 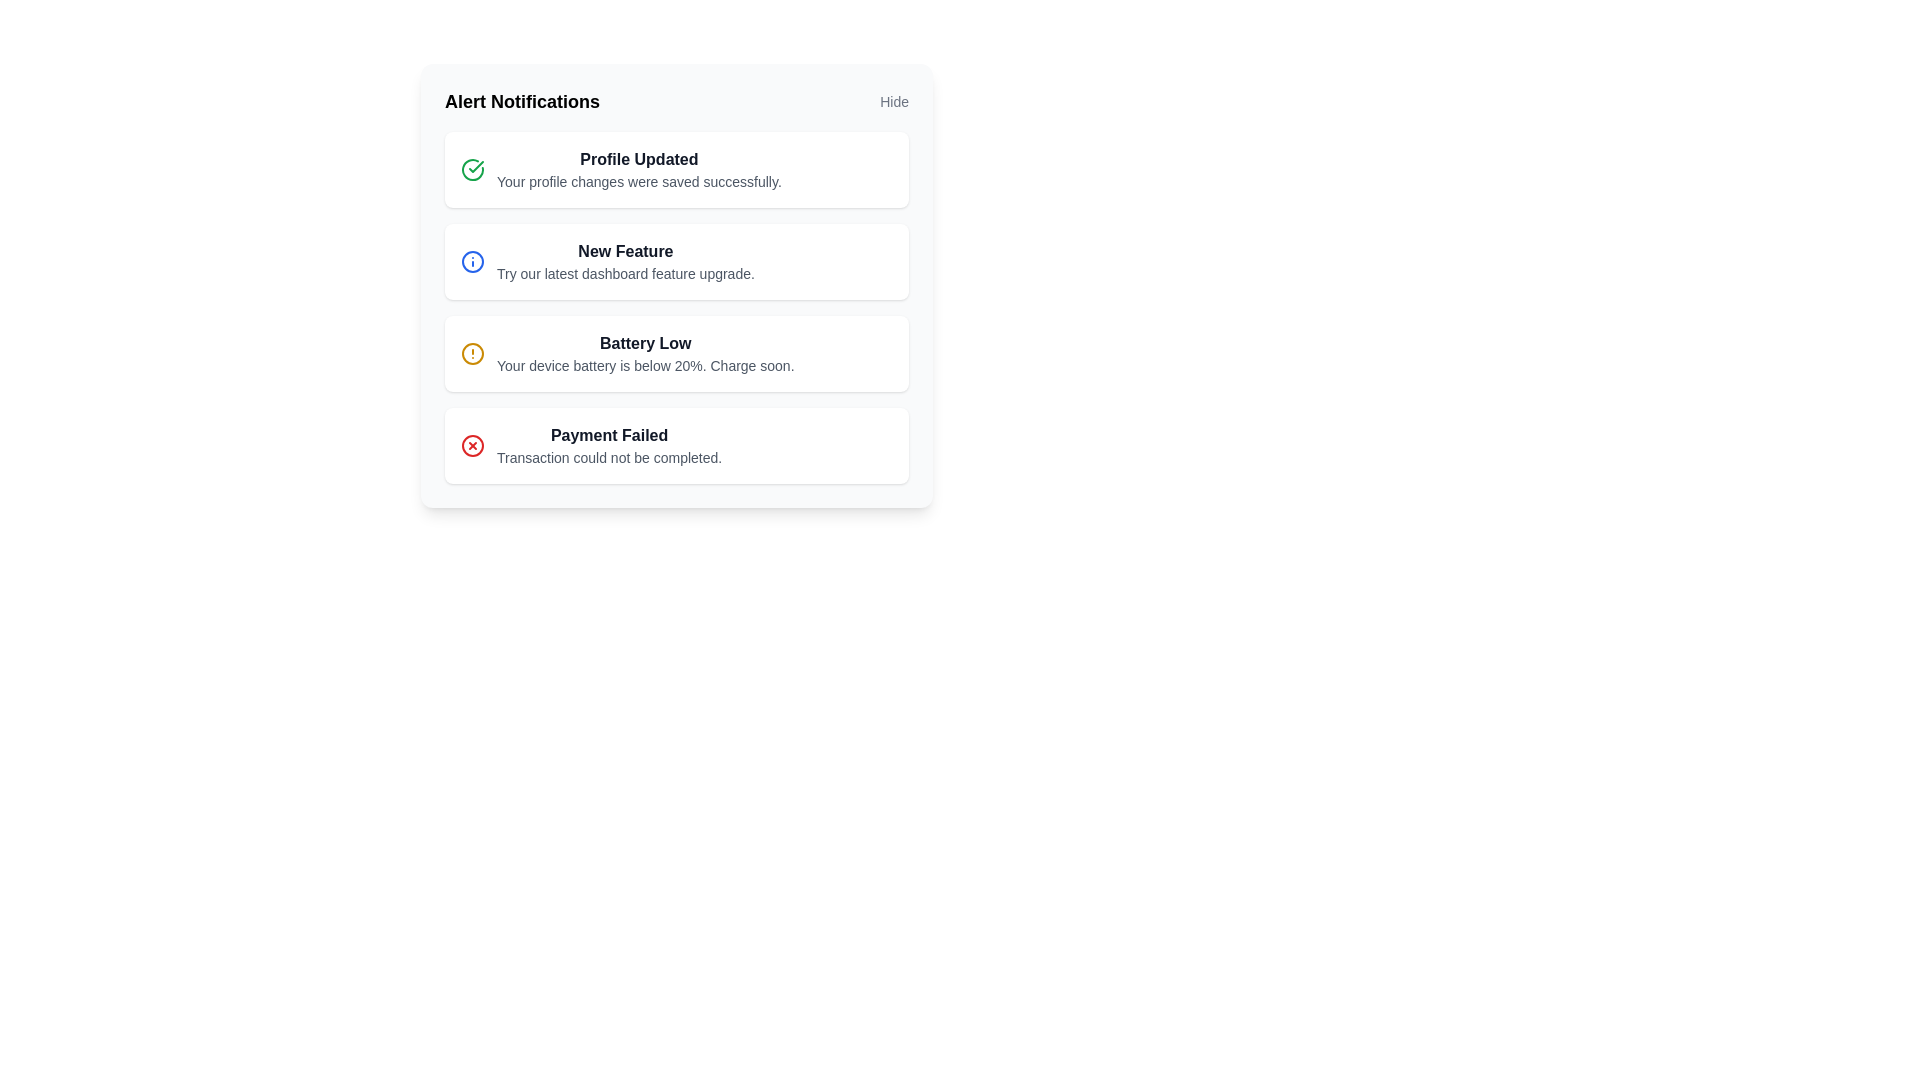 What do you see at coordinates (472, 445) in the screenshot?
I see `the red circular icon with a white cross indicating a negative status, located next to the 'Payment Failed' notification` at bounding box center [472, 445].